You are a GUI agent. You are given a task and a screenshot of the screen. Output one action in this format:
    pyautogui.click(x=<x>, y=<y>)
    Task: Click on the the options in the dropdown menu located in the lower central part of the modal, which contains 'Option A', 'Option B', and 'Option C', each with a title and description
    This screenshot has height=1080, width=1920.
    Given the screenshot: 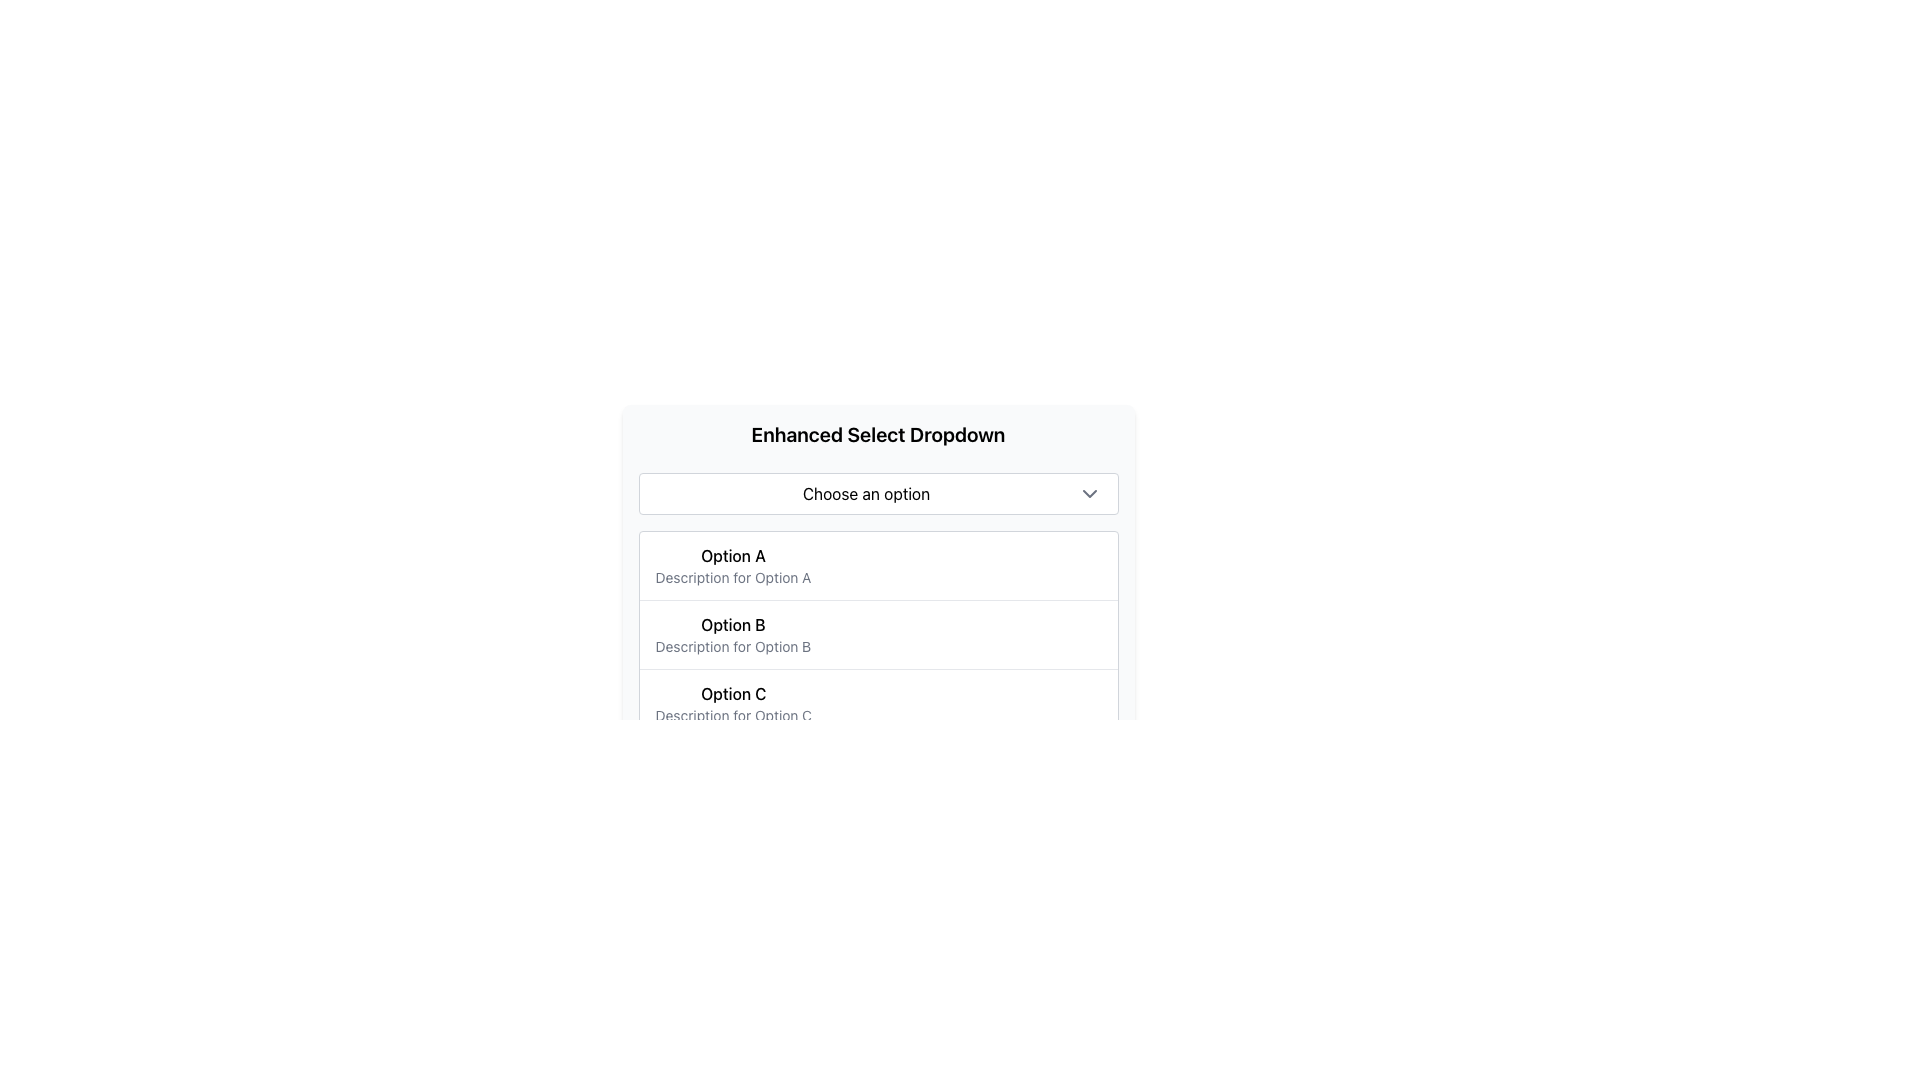 What is the action you would take?
    pyautogui.click(x=878, y=635)
    